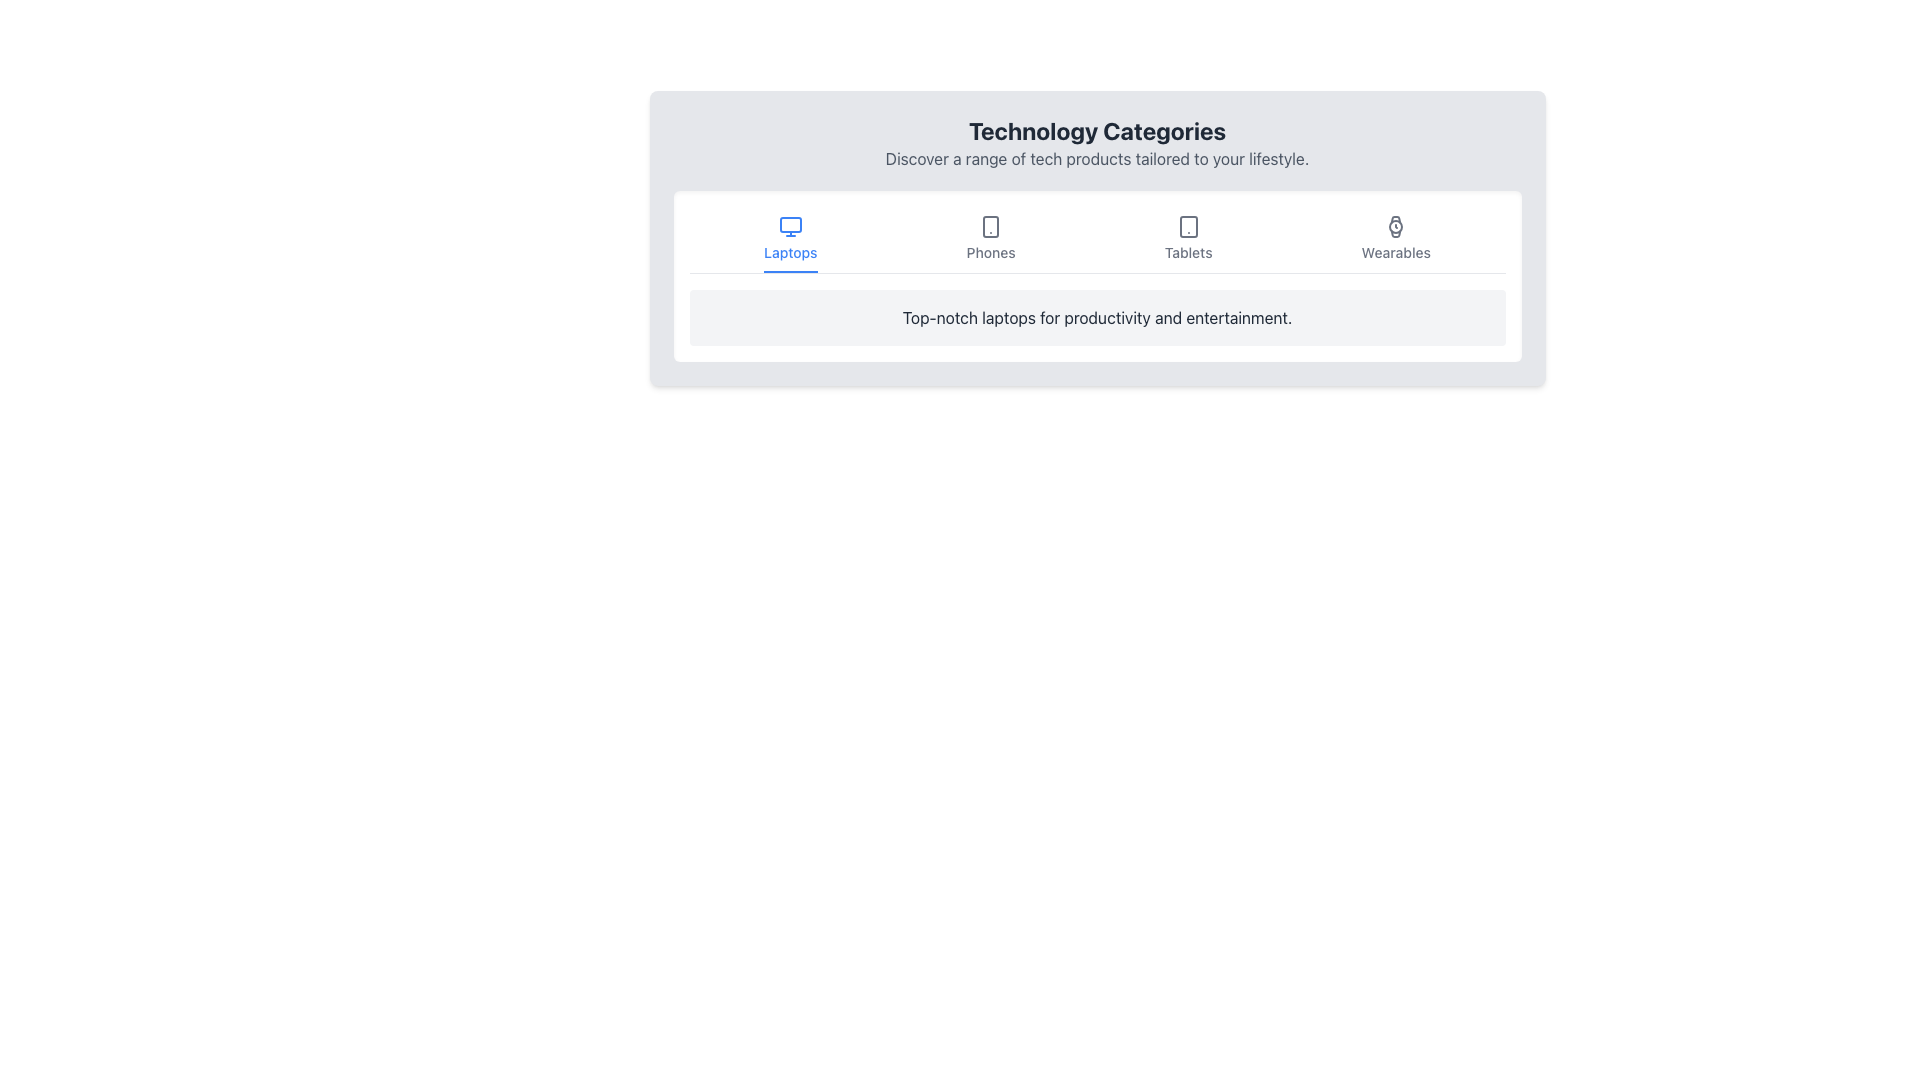  Describe the element at coordinates (1395, 226) in the screenshot. I see `the small circular SVG element that is the central circle within the watch icon, aligned with the text 'Wearables' below, located at the rightmost position in the 'Technology Categories' row` at that location.